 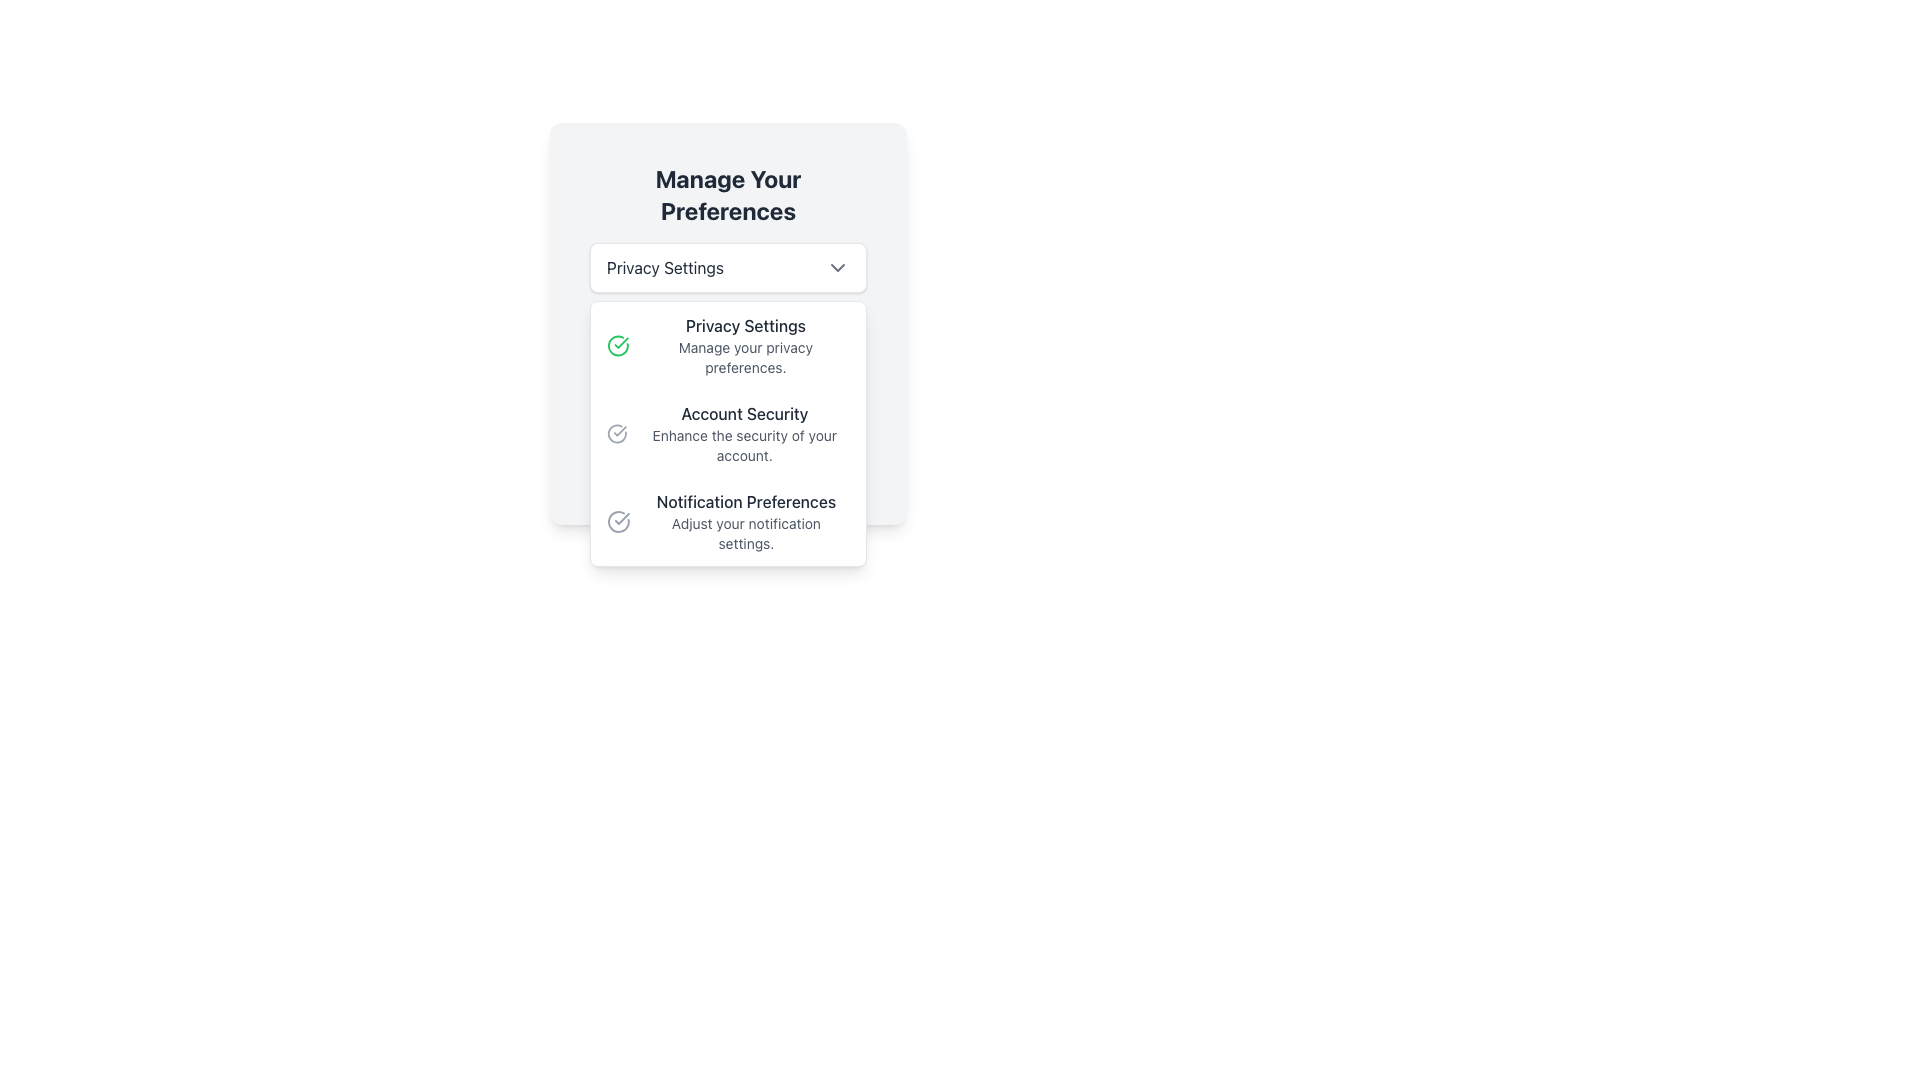 I want to click on the circular arc element of the SVG graphic which is part of a check or success symbol within a circular boundary, so click(x=616, y=433).